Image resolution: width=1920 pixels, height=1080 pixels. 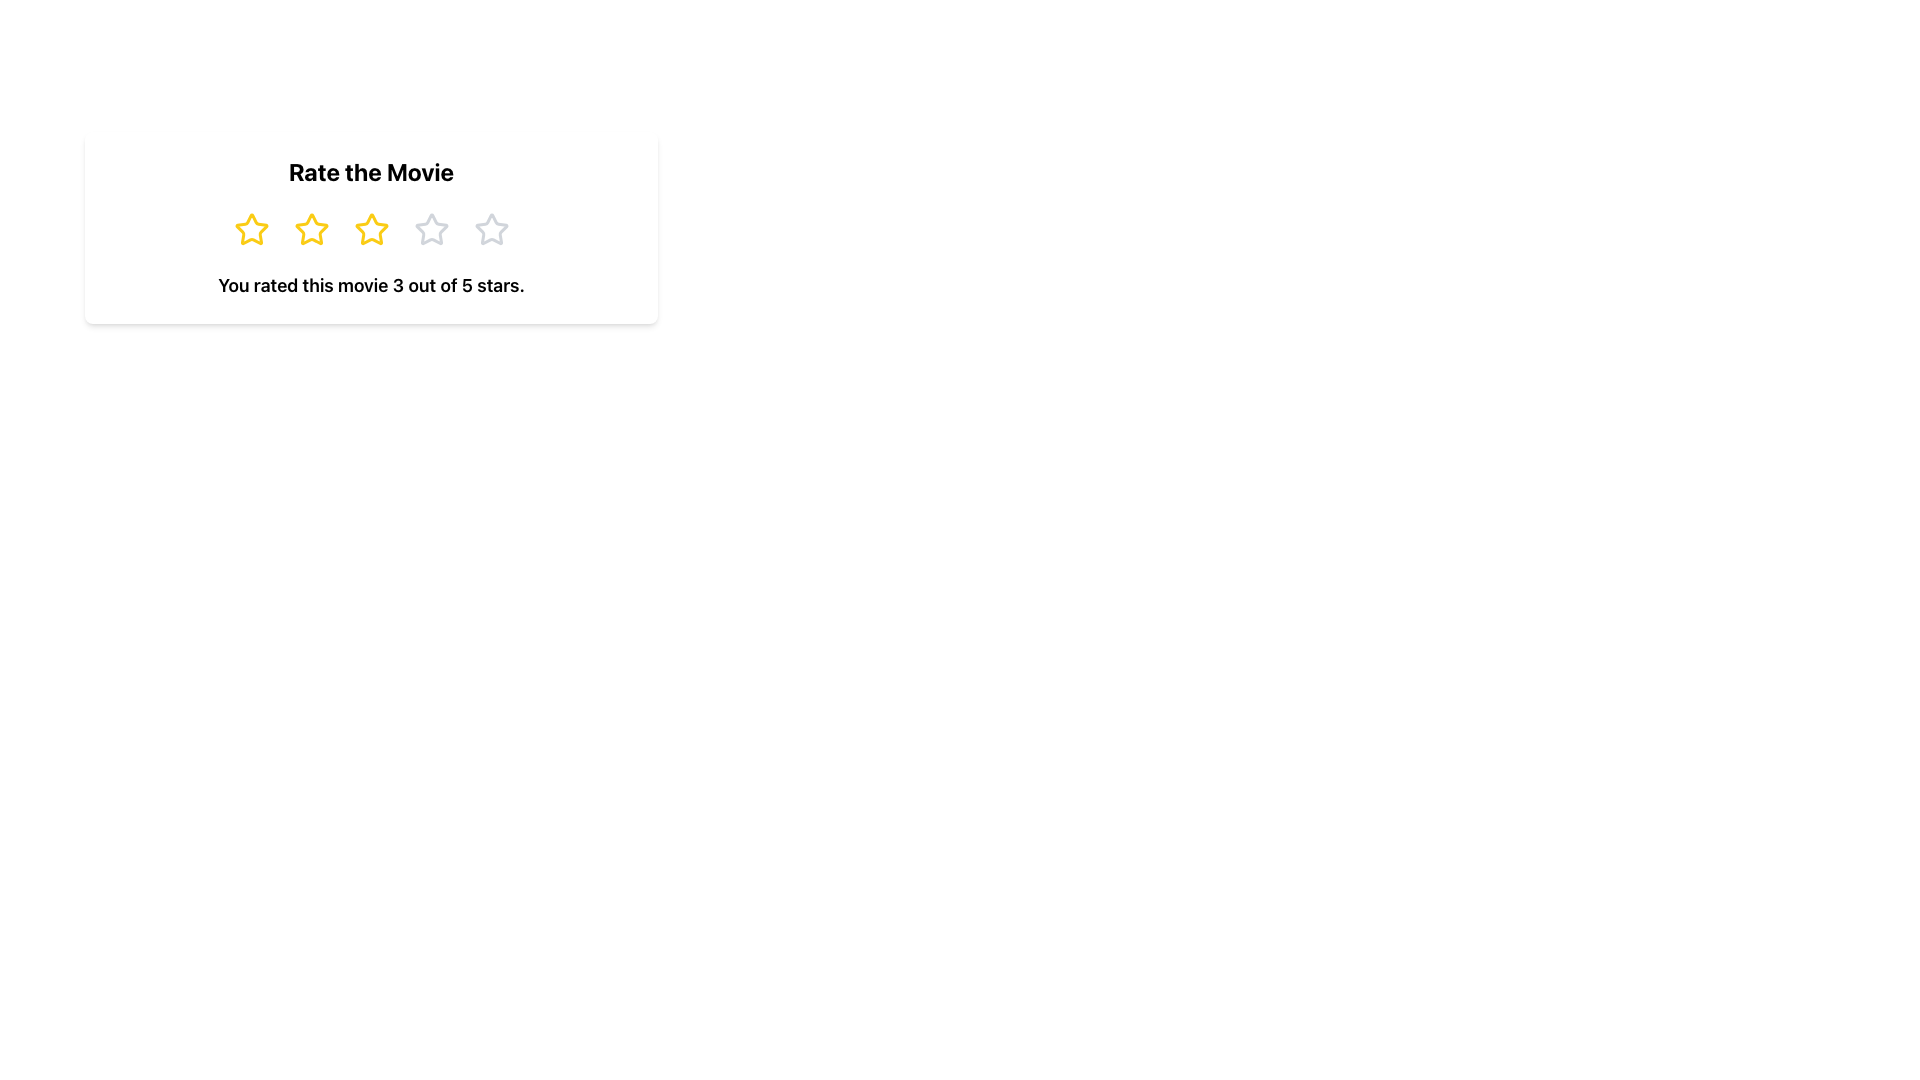 I want to click on the highlighted yellow star icon, which is the second star in the horizontal row of five stars in the rating widget, so click(x=310, y=229).